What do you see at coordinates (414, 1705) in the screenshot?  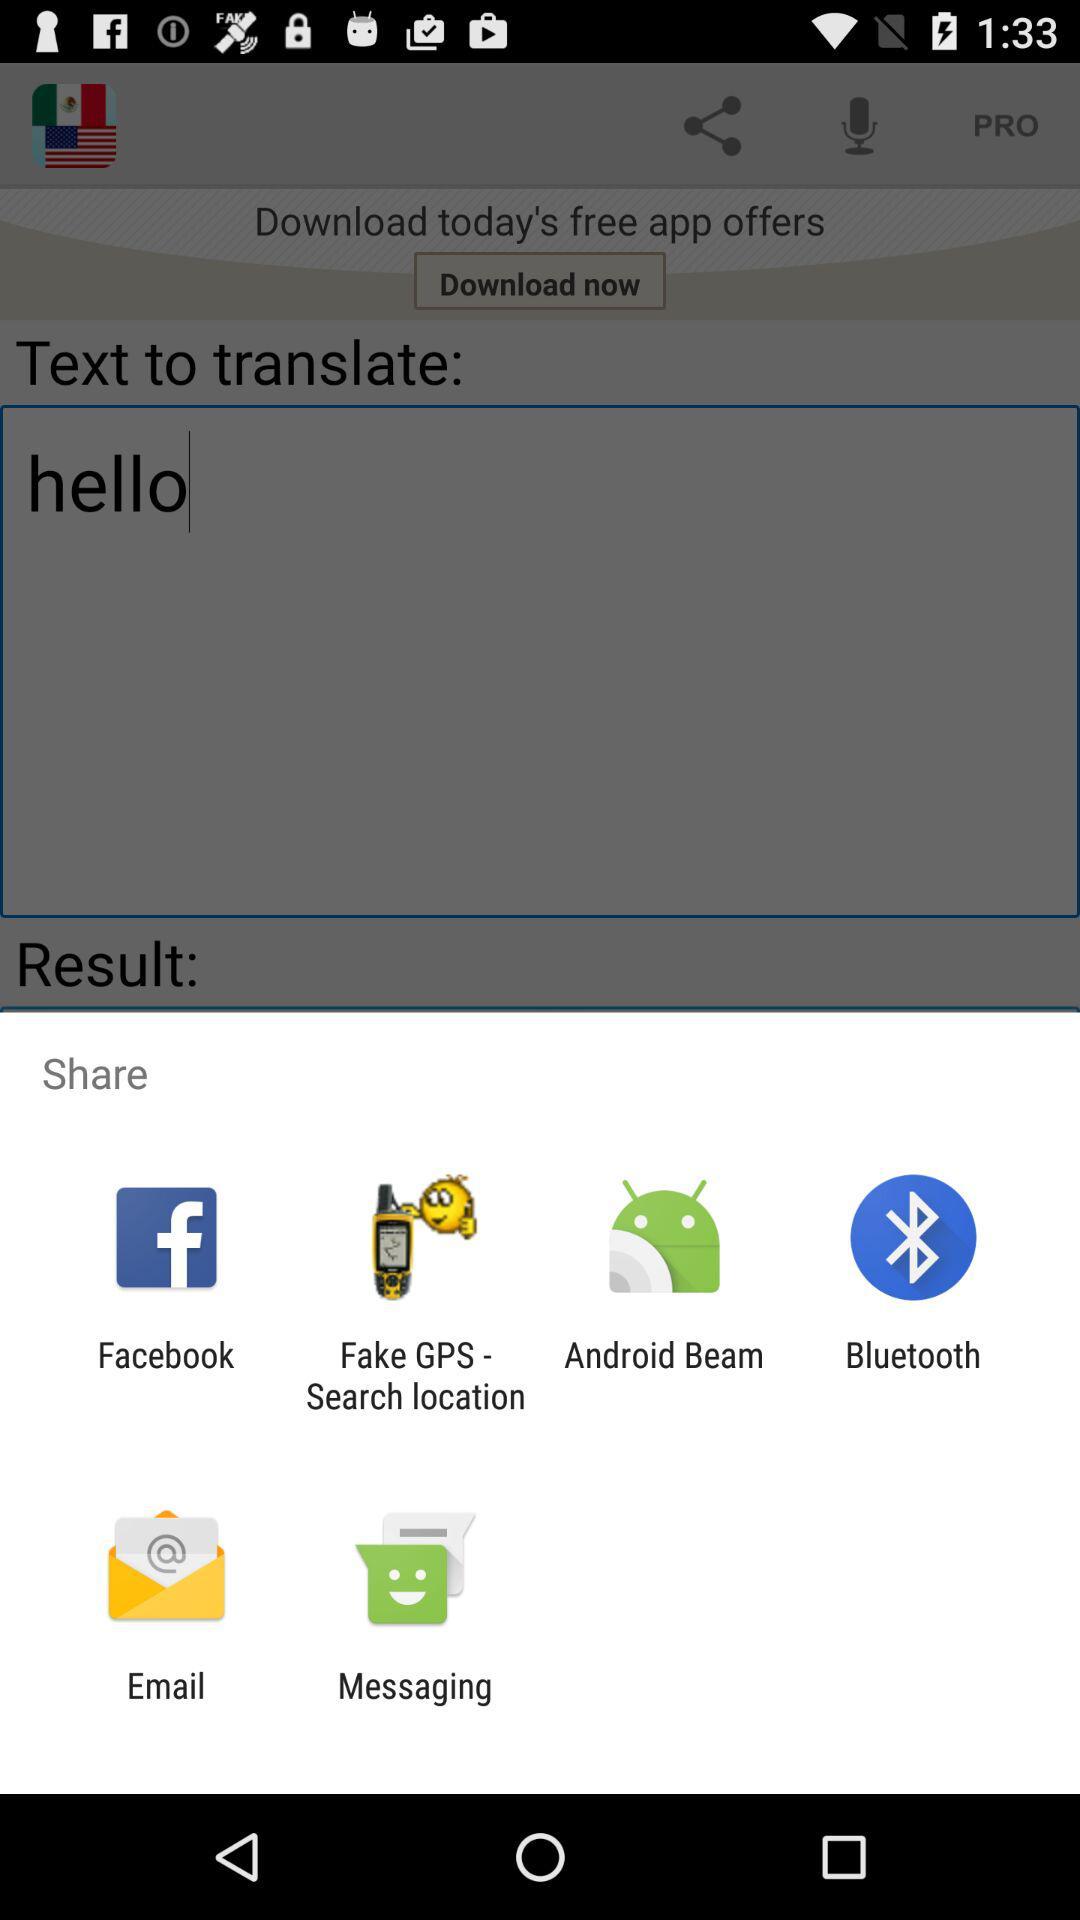 I see `the app to the right of email app` at bounding box center [414, 1705].